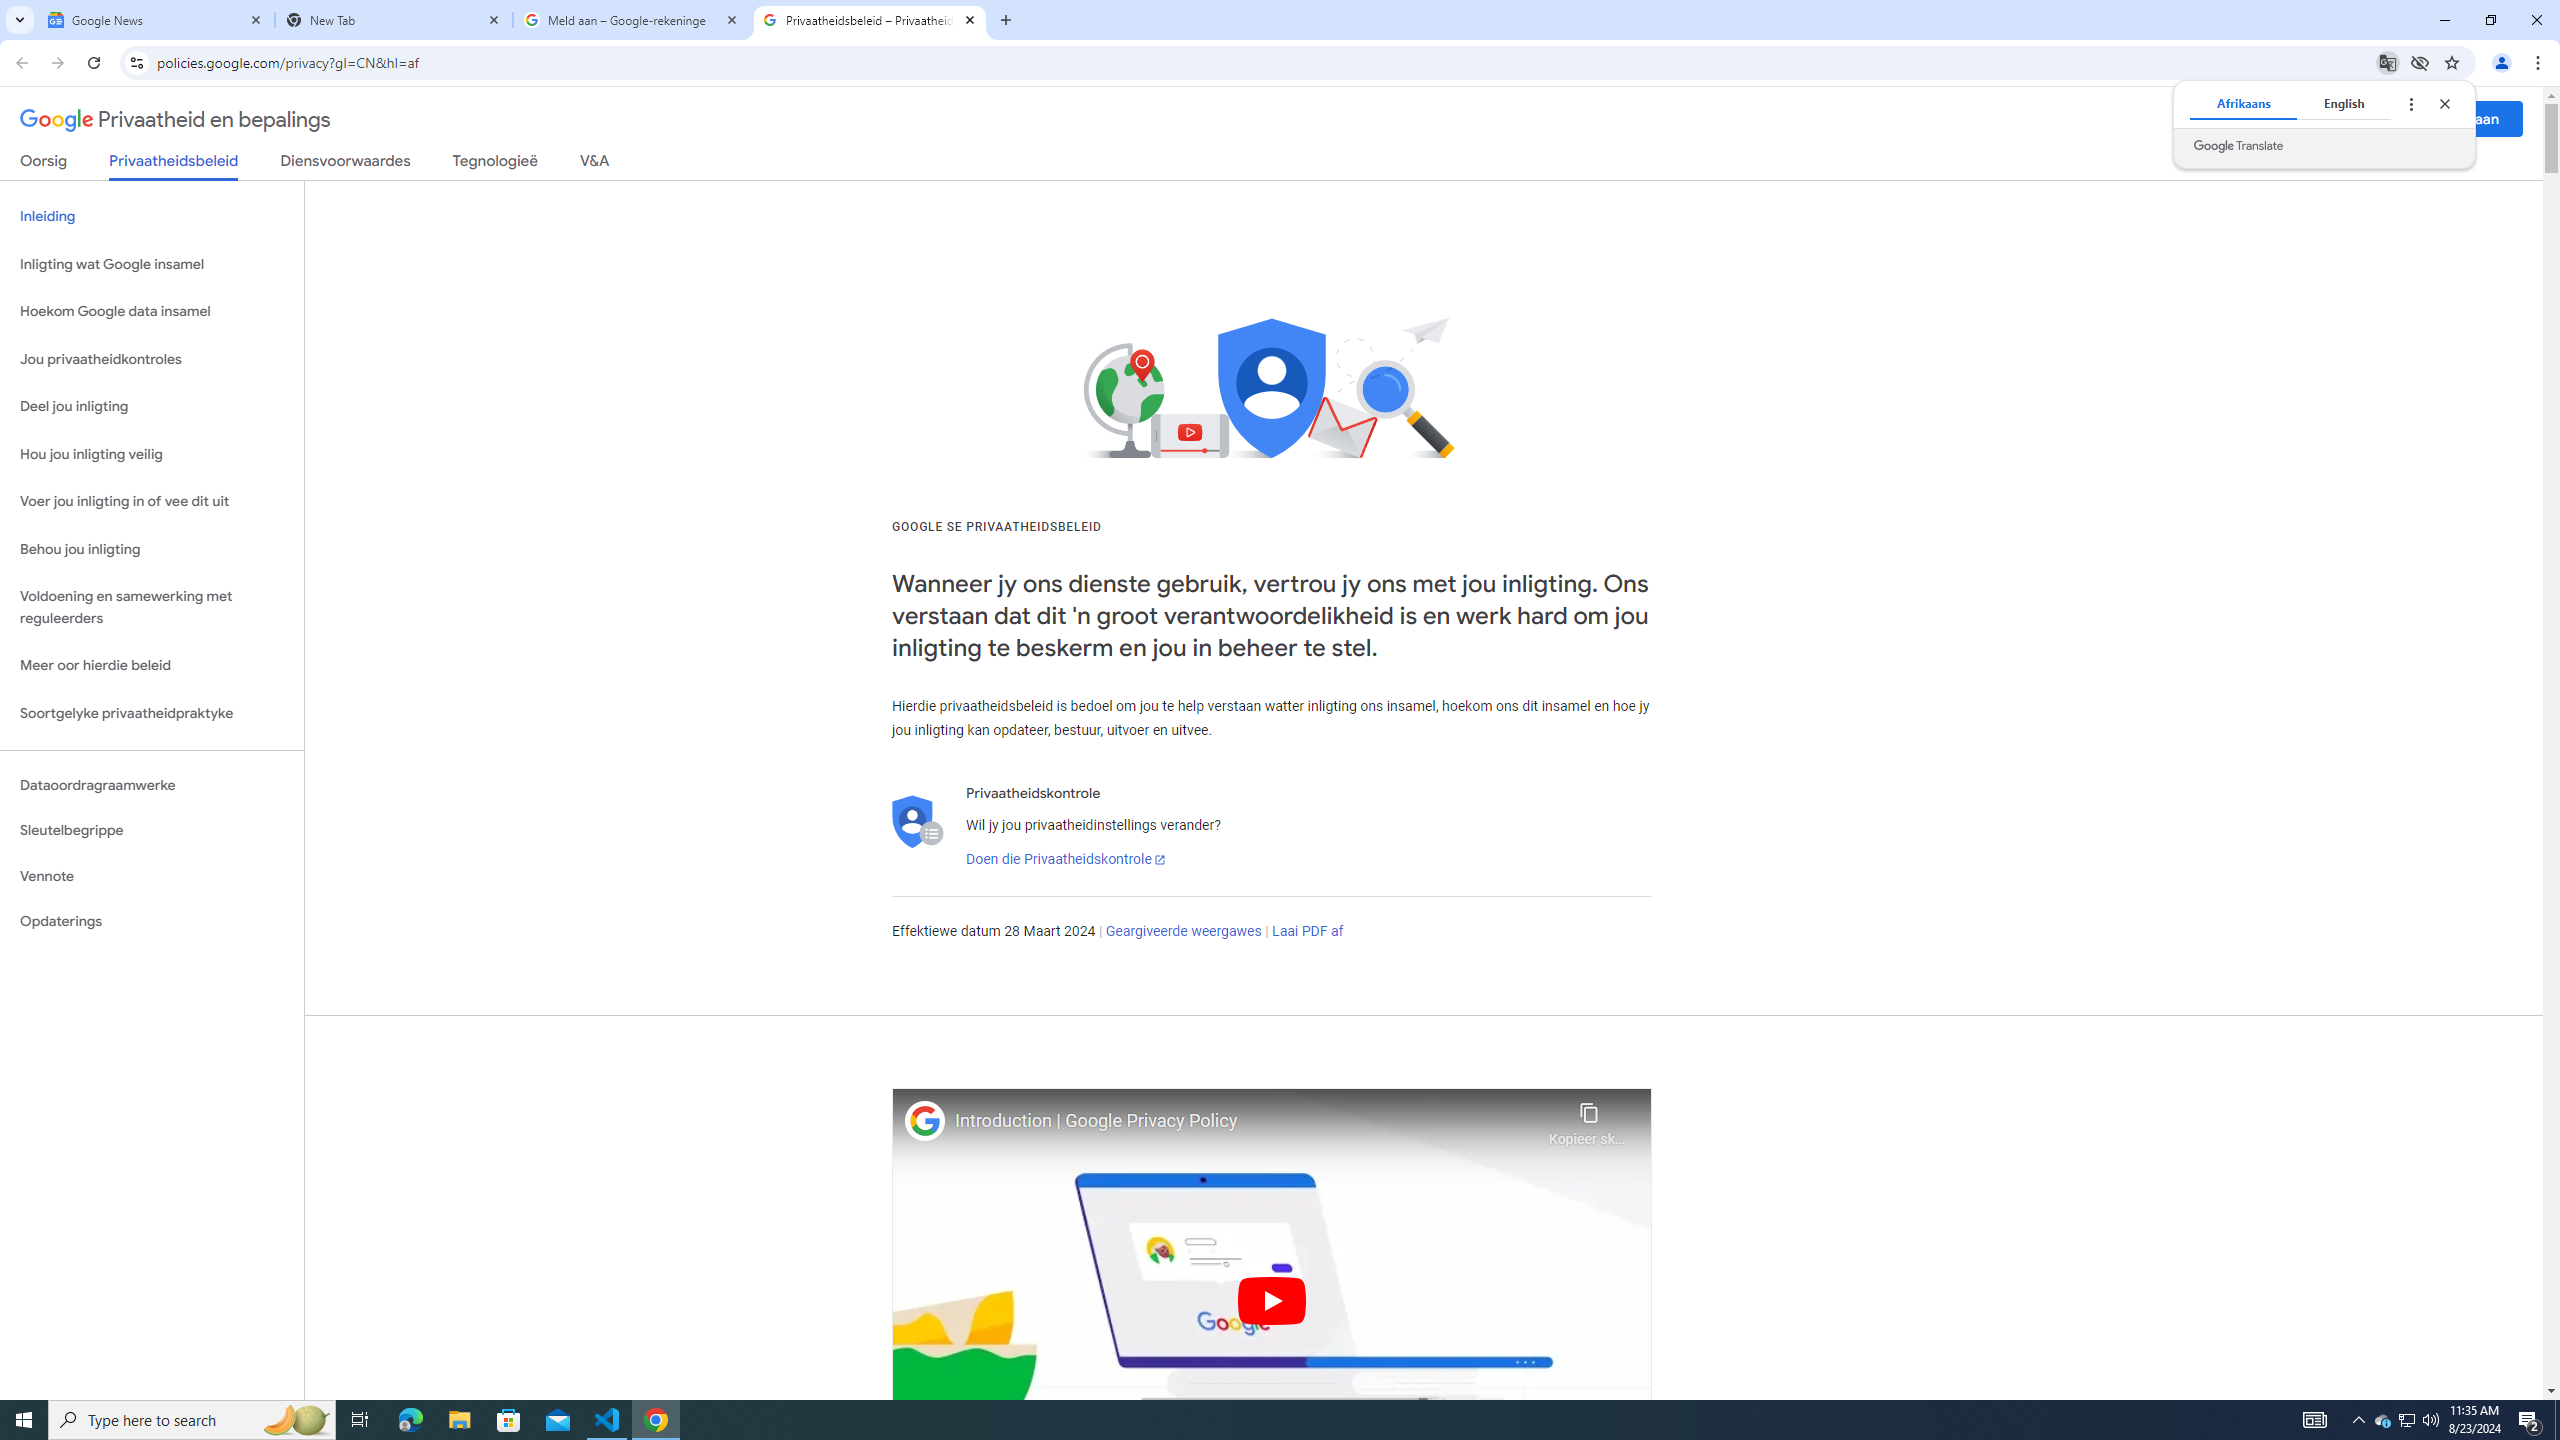 This screenshot has height=1440, width=2560. I want to click on 'Soortgelyke privaatheidpraktyke', so click(151, 712).